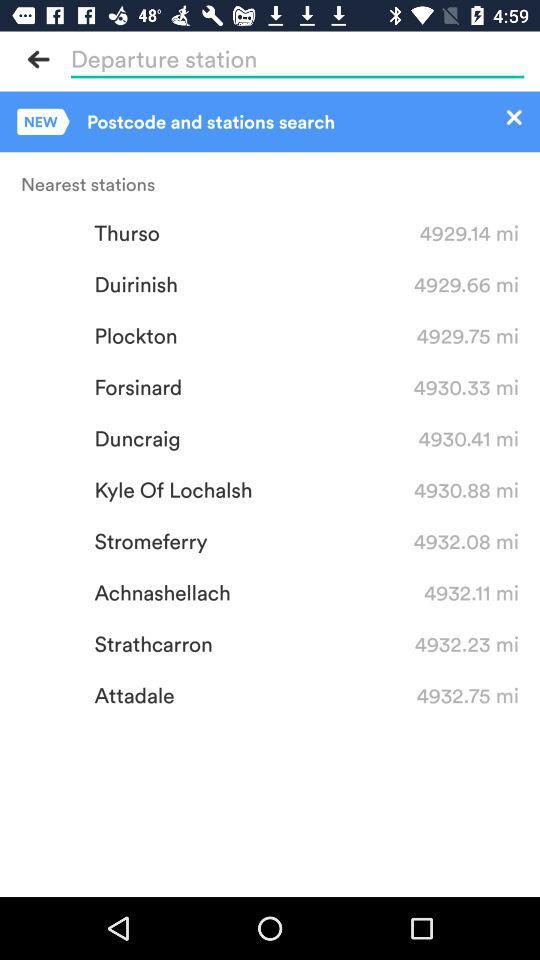  Describe the element at coordinates (296, 58) in the screenshot. I see `search bar` at that location.